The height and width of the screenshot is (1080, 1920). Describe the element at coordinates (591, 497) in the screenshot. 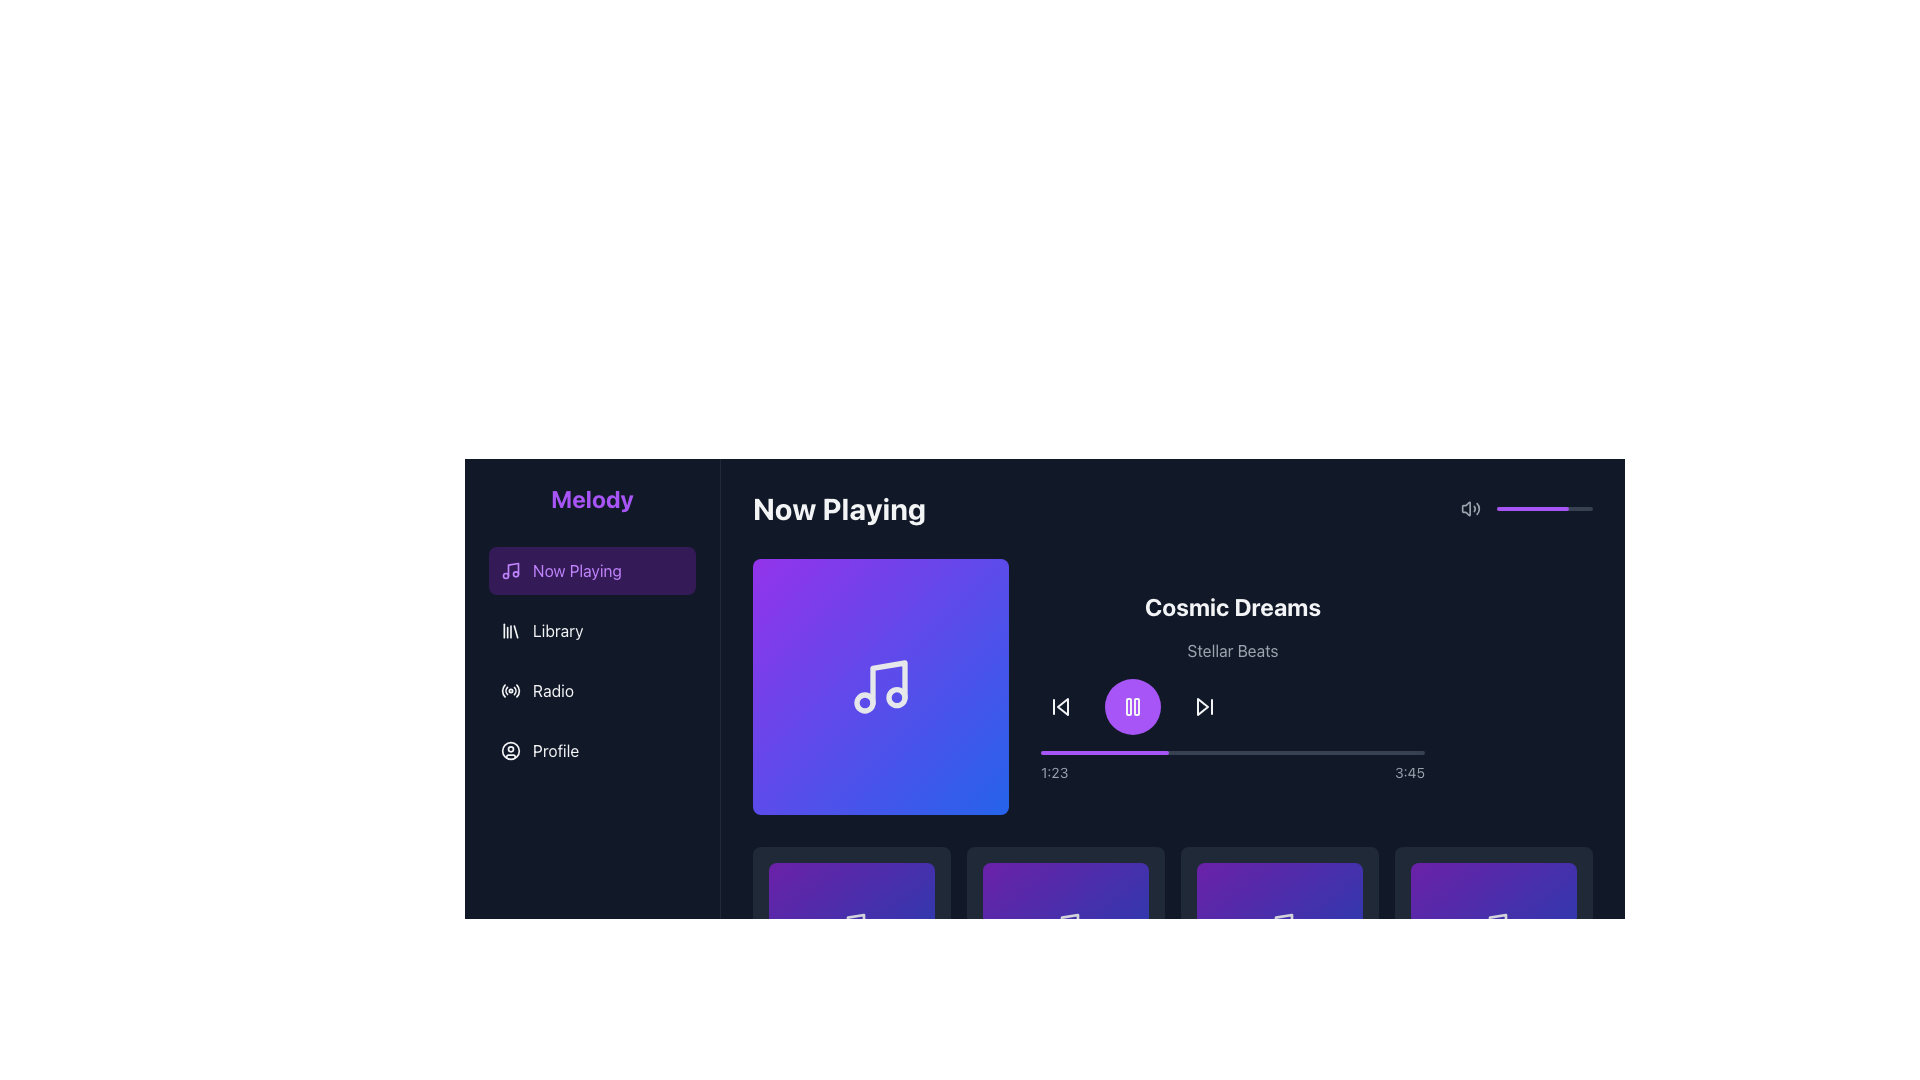

I see `the prominently styled 'Melody' text label, which is bold, large, and purple, located at the top of the navigation panel` at that location.